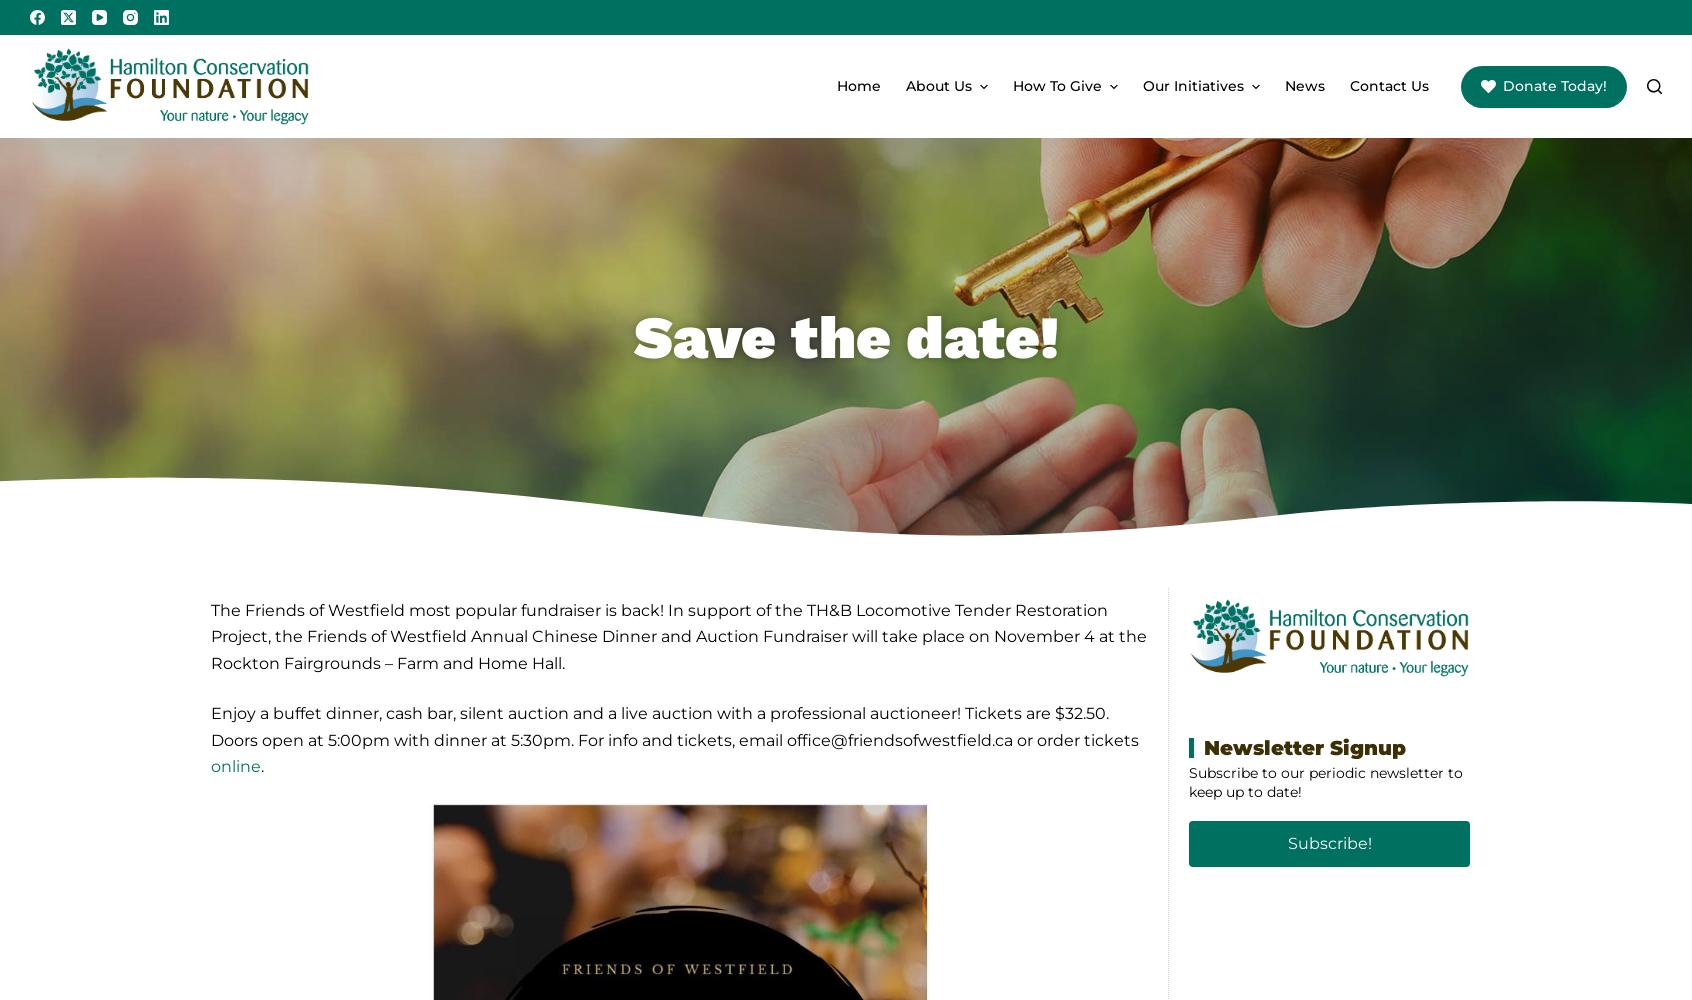 The image size is (1692, 1000). I want to click on 'Home', so click(858, 85).